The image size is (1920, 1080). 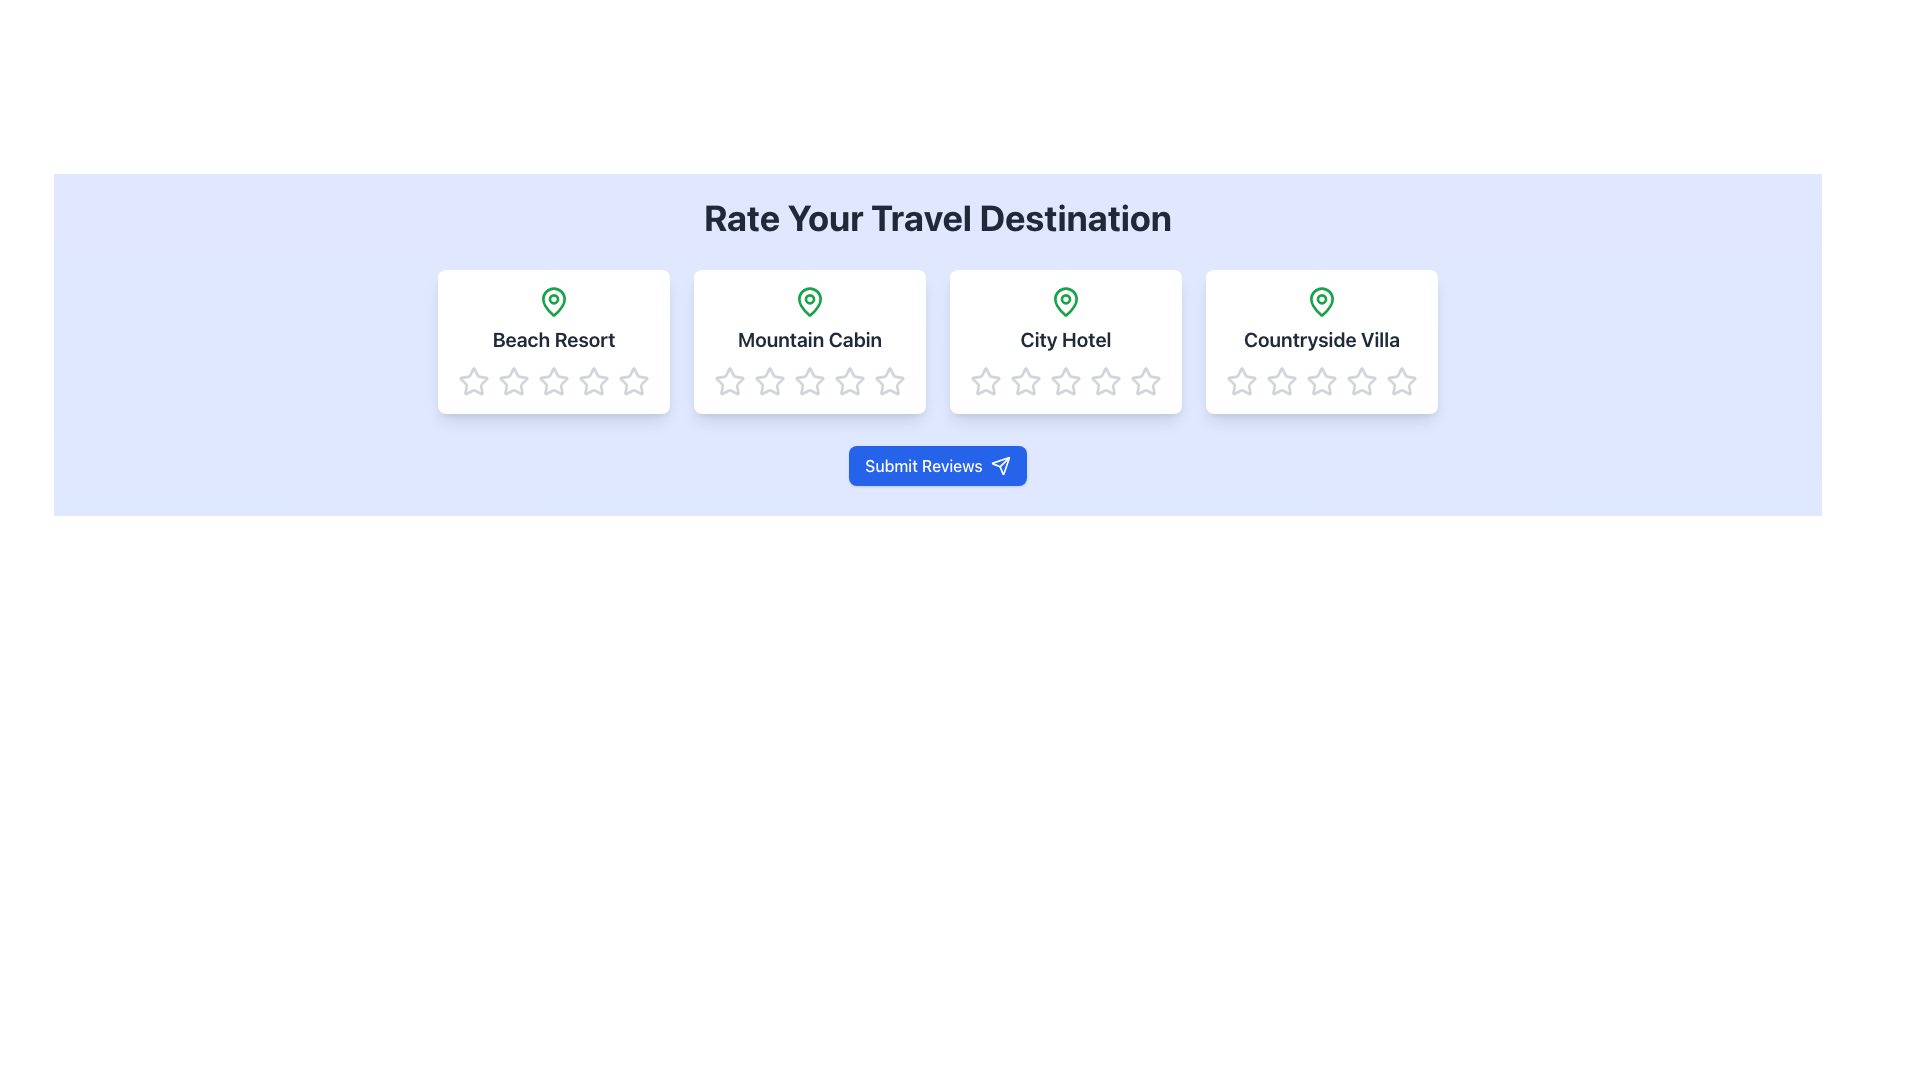 I want to click on the first rating star icon under the 'Countryside Villa' section, so click(x=1241, y=381).